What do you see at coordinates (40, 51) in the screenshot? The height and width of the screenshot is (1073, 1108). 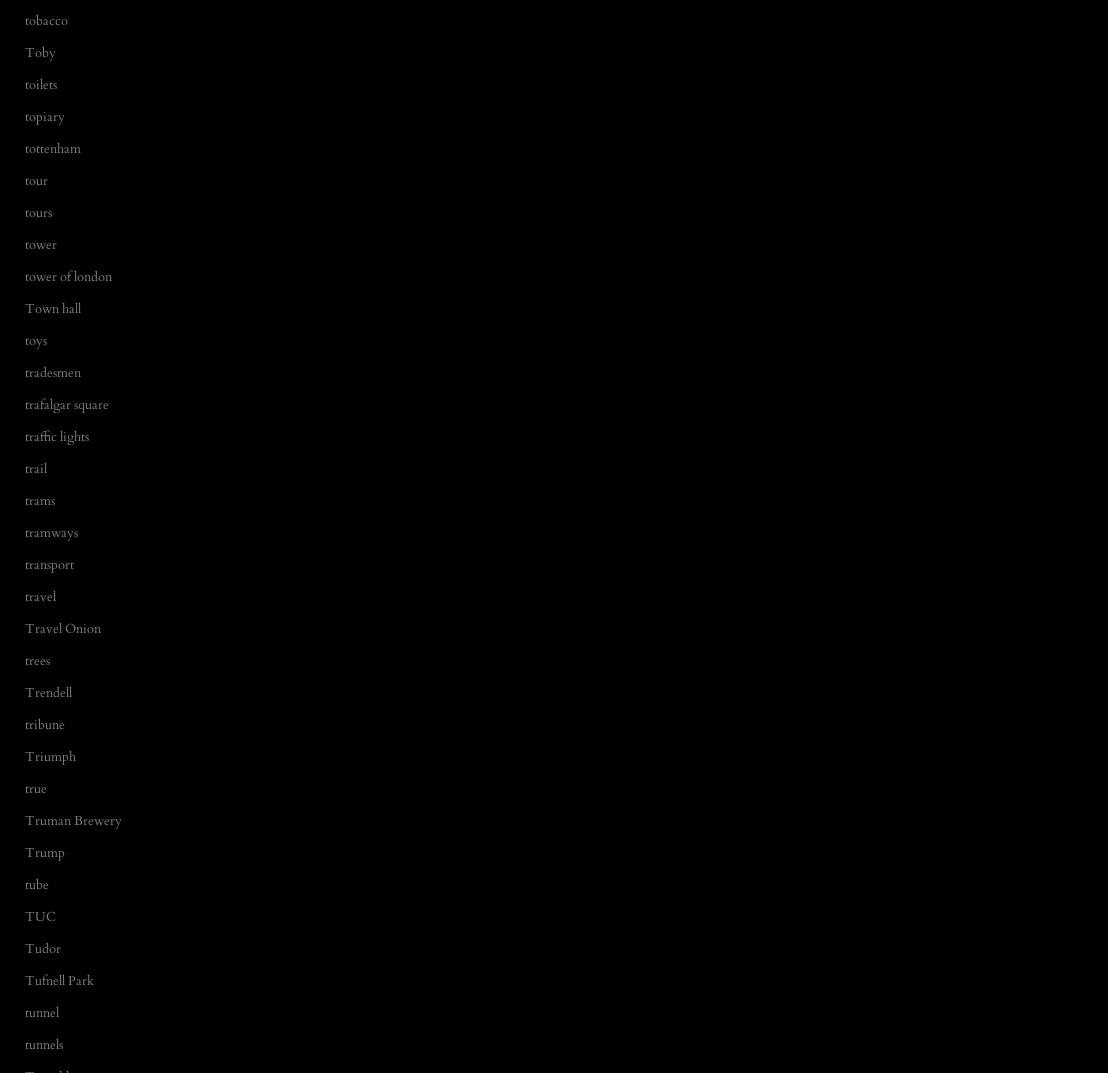 I see `'Toby'` at bounding box center [40, 51].